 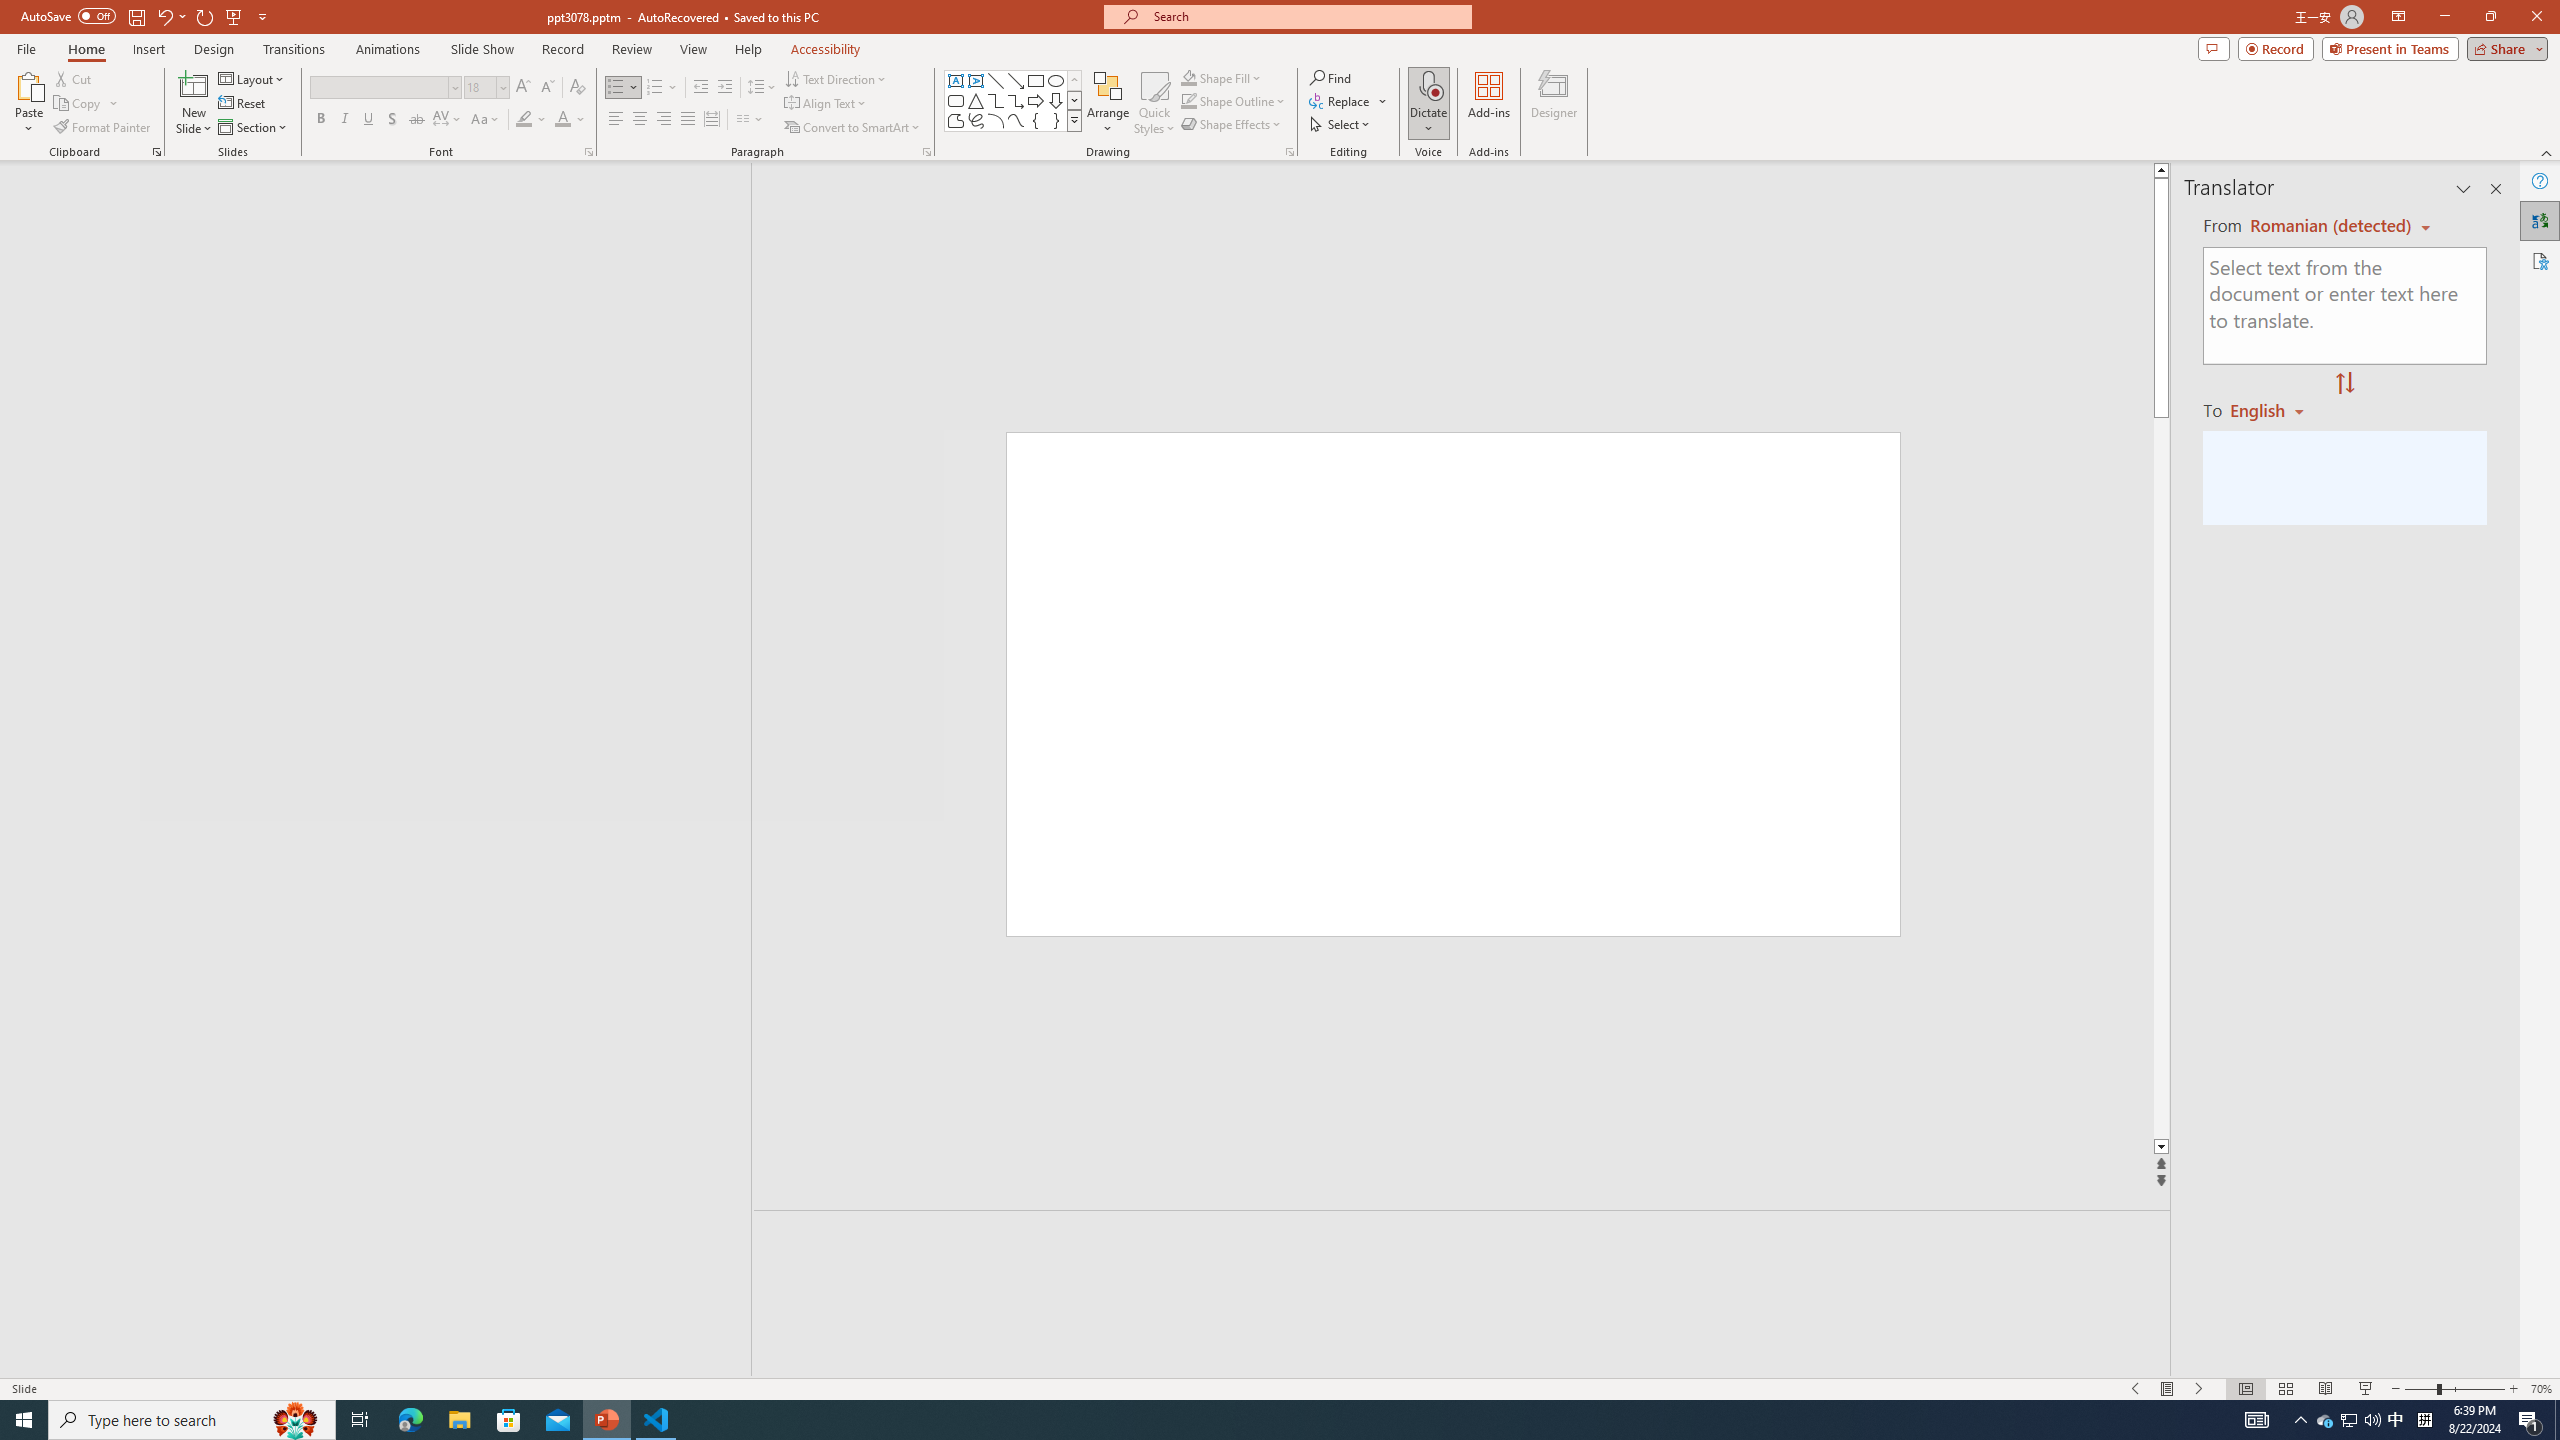 I want to click on 'Select', so click(x=1341, y=122).